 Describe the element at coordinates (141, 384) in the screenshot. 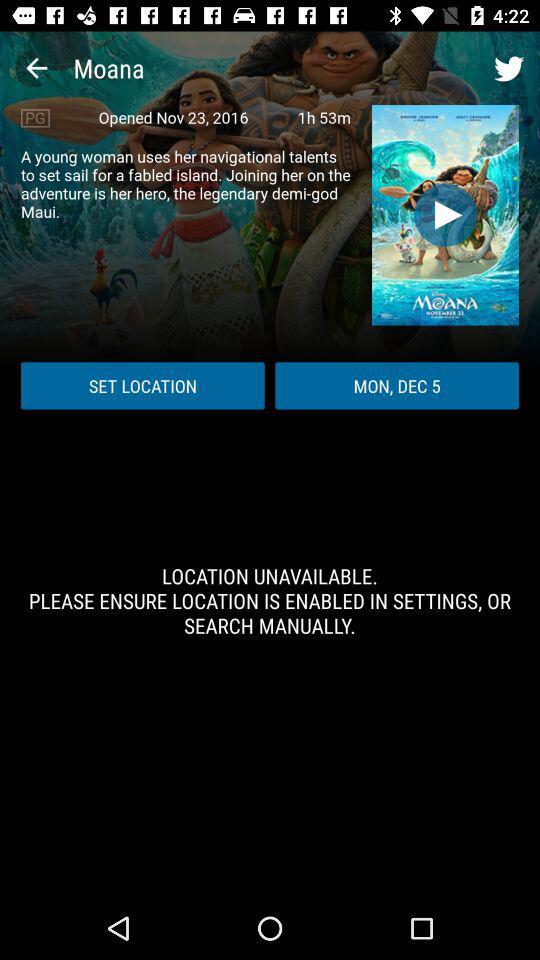

I see `set location item` at that location.